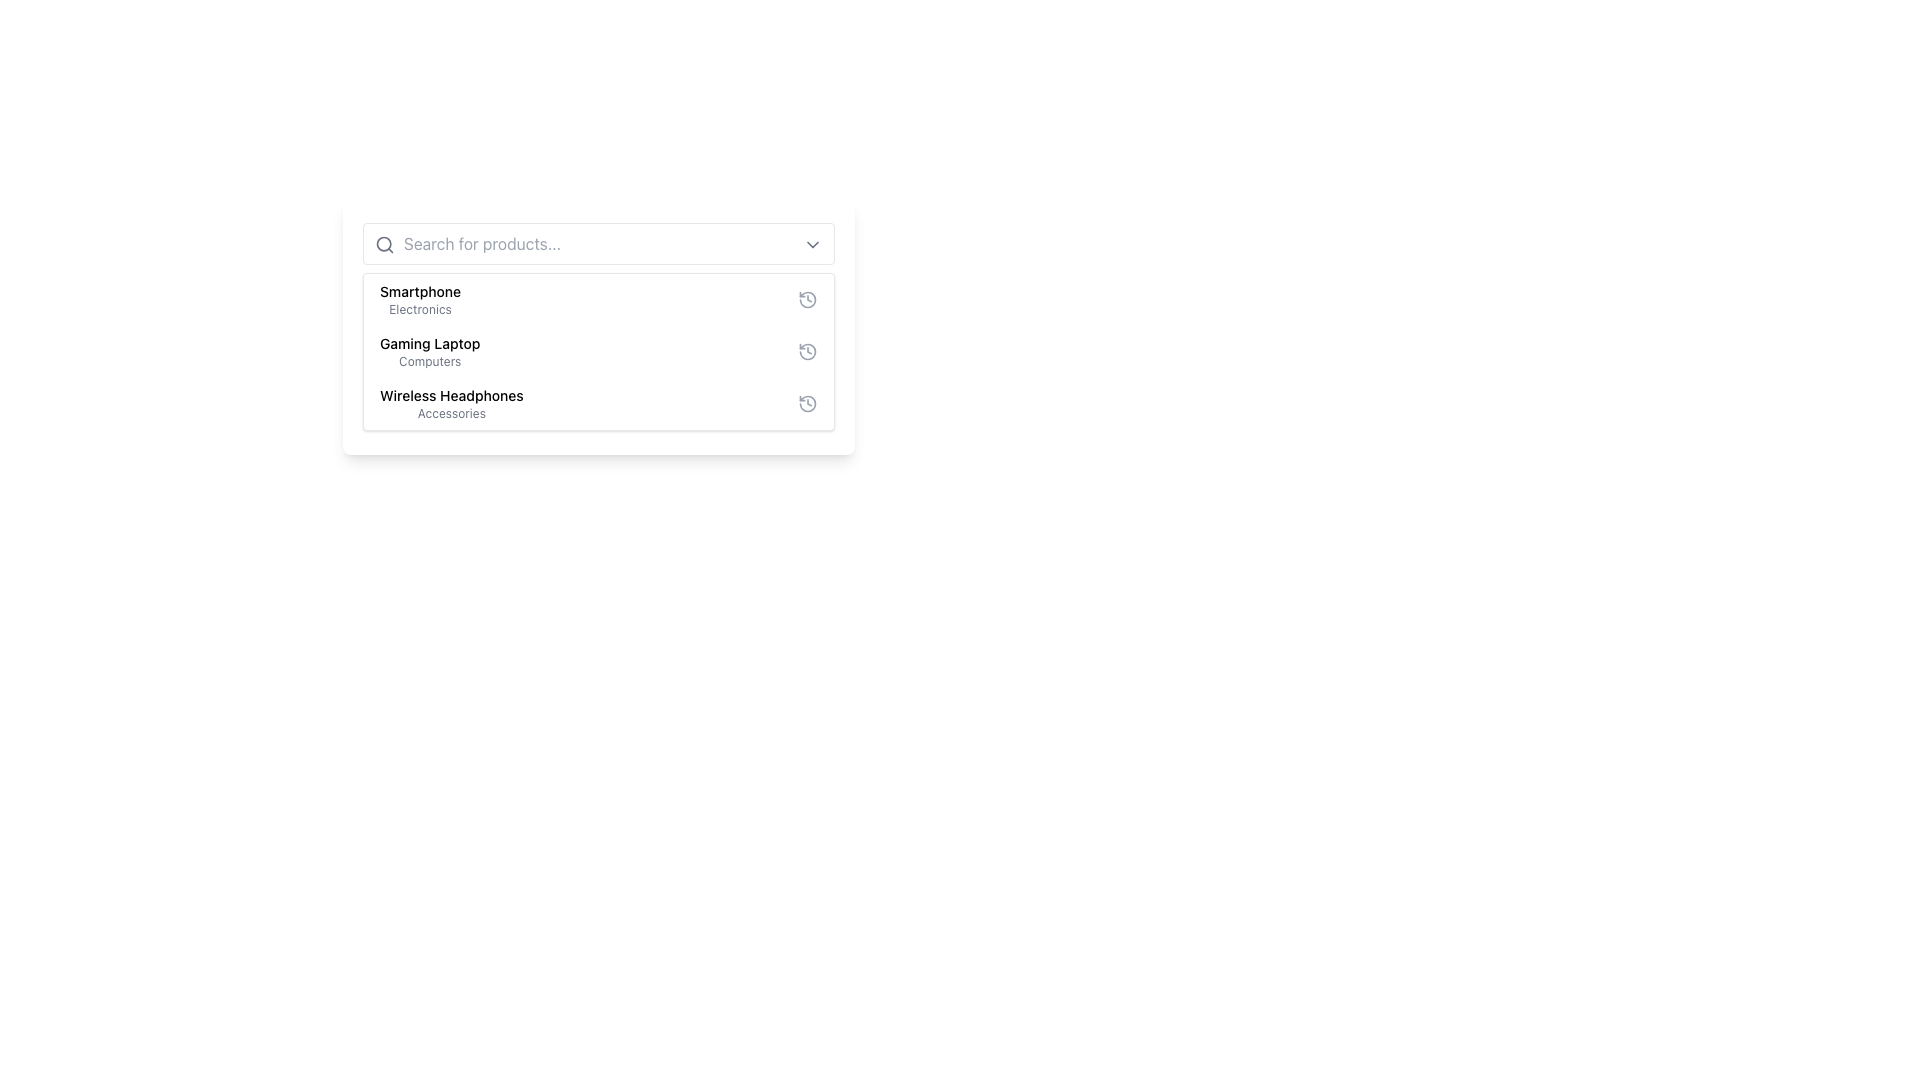  I want to click on the text label 'Gaming Laptop', which is styled with a medium-weight font and positioned centrally above 'Wireless Headphones' and below 'Smartphone' in the categorized list of items, so click(429, 342).